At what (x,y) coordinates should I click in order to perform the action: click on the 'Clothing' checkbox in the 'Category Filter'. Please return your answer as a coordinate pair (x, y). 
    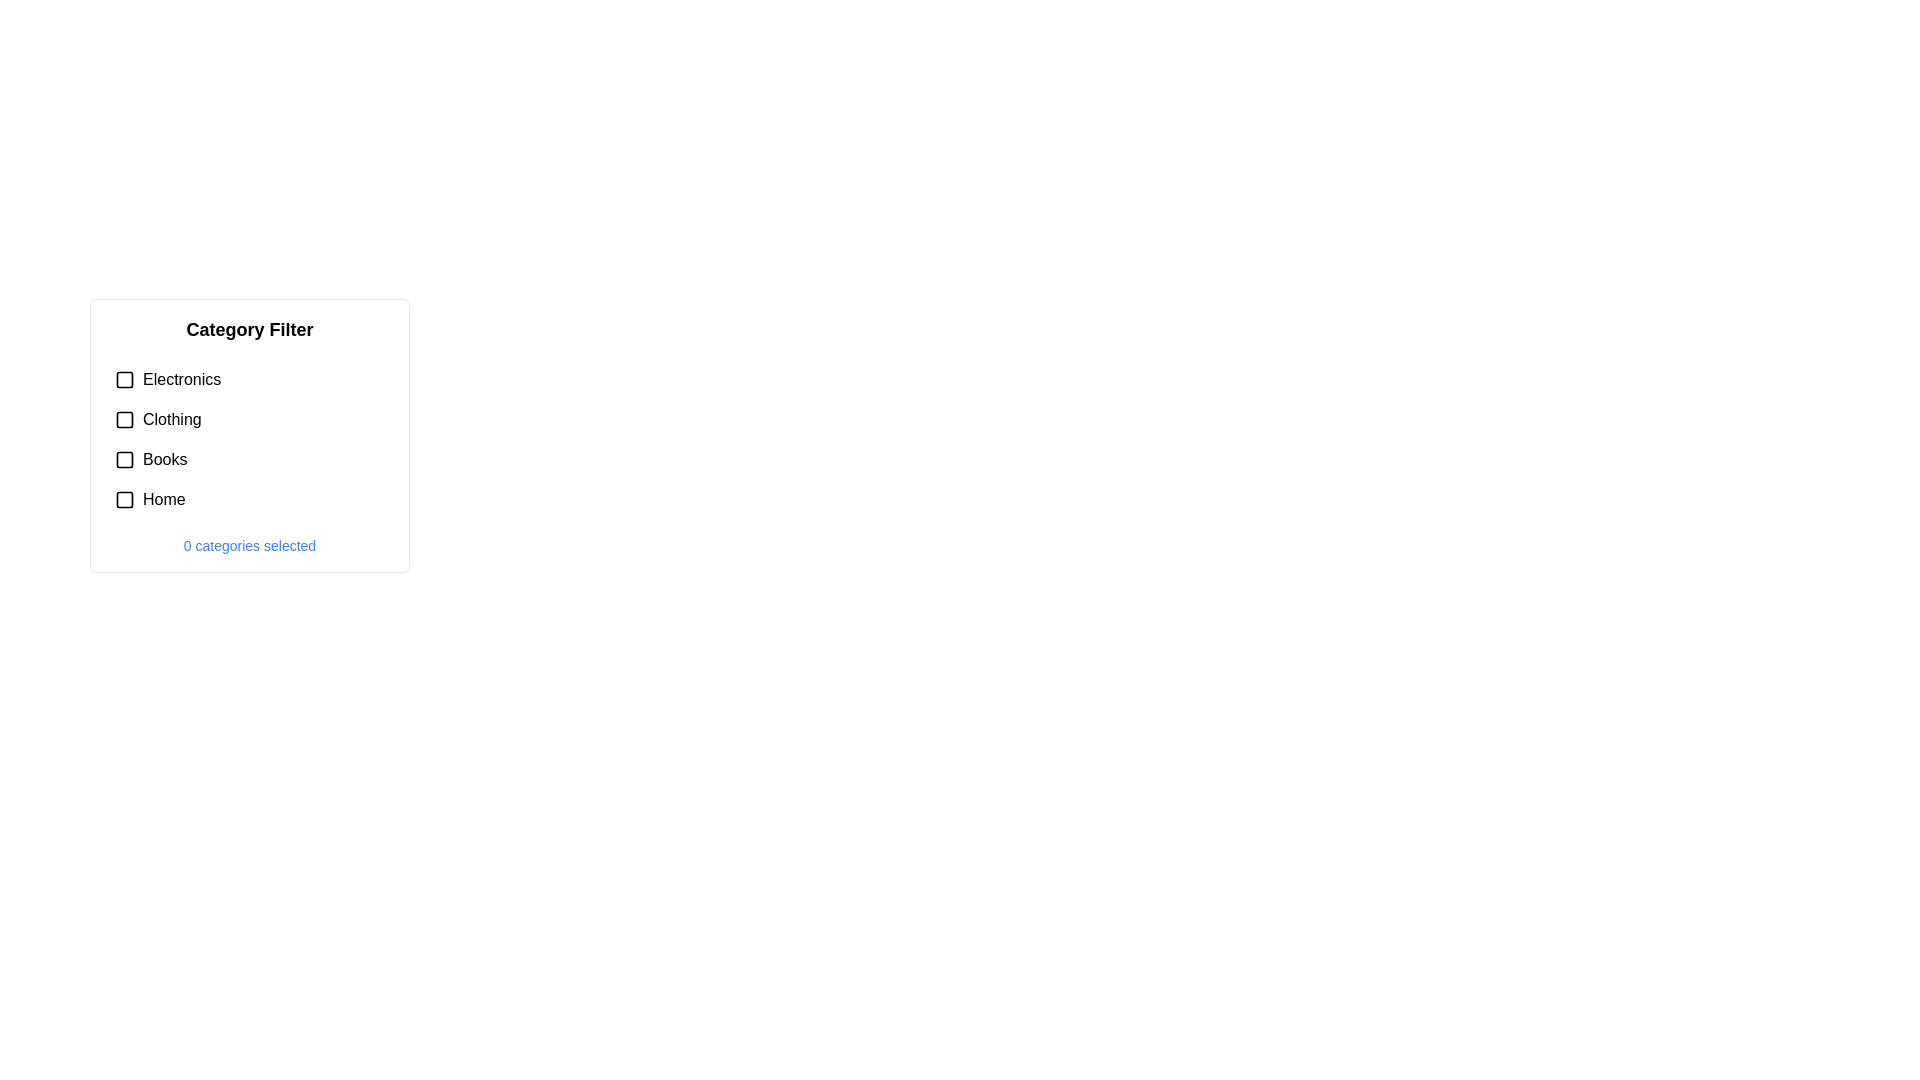
    Looking at the image, I should click on (248, 419).